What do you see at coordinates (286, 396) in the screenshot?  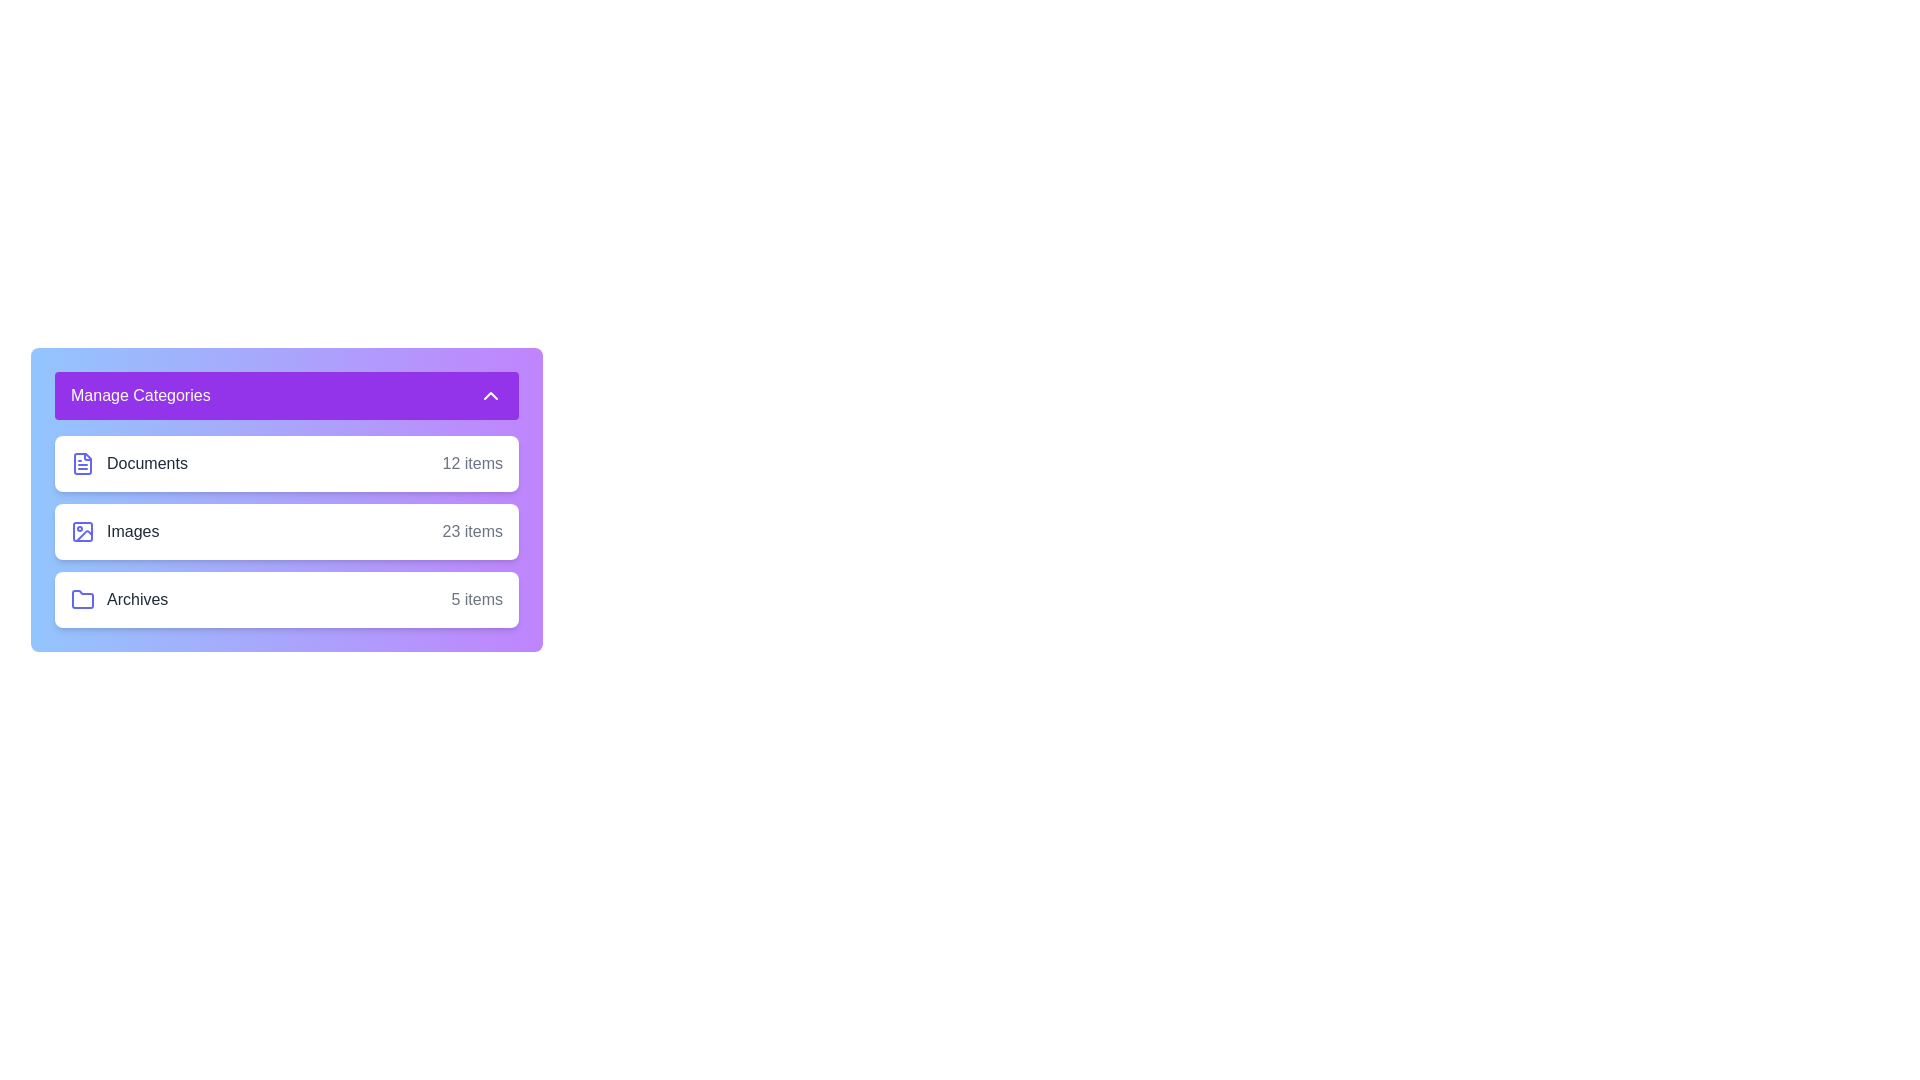 I see `the 'Manage Categories' button to toggle the menu expansion` at bounding box center [286, 396].